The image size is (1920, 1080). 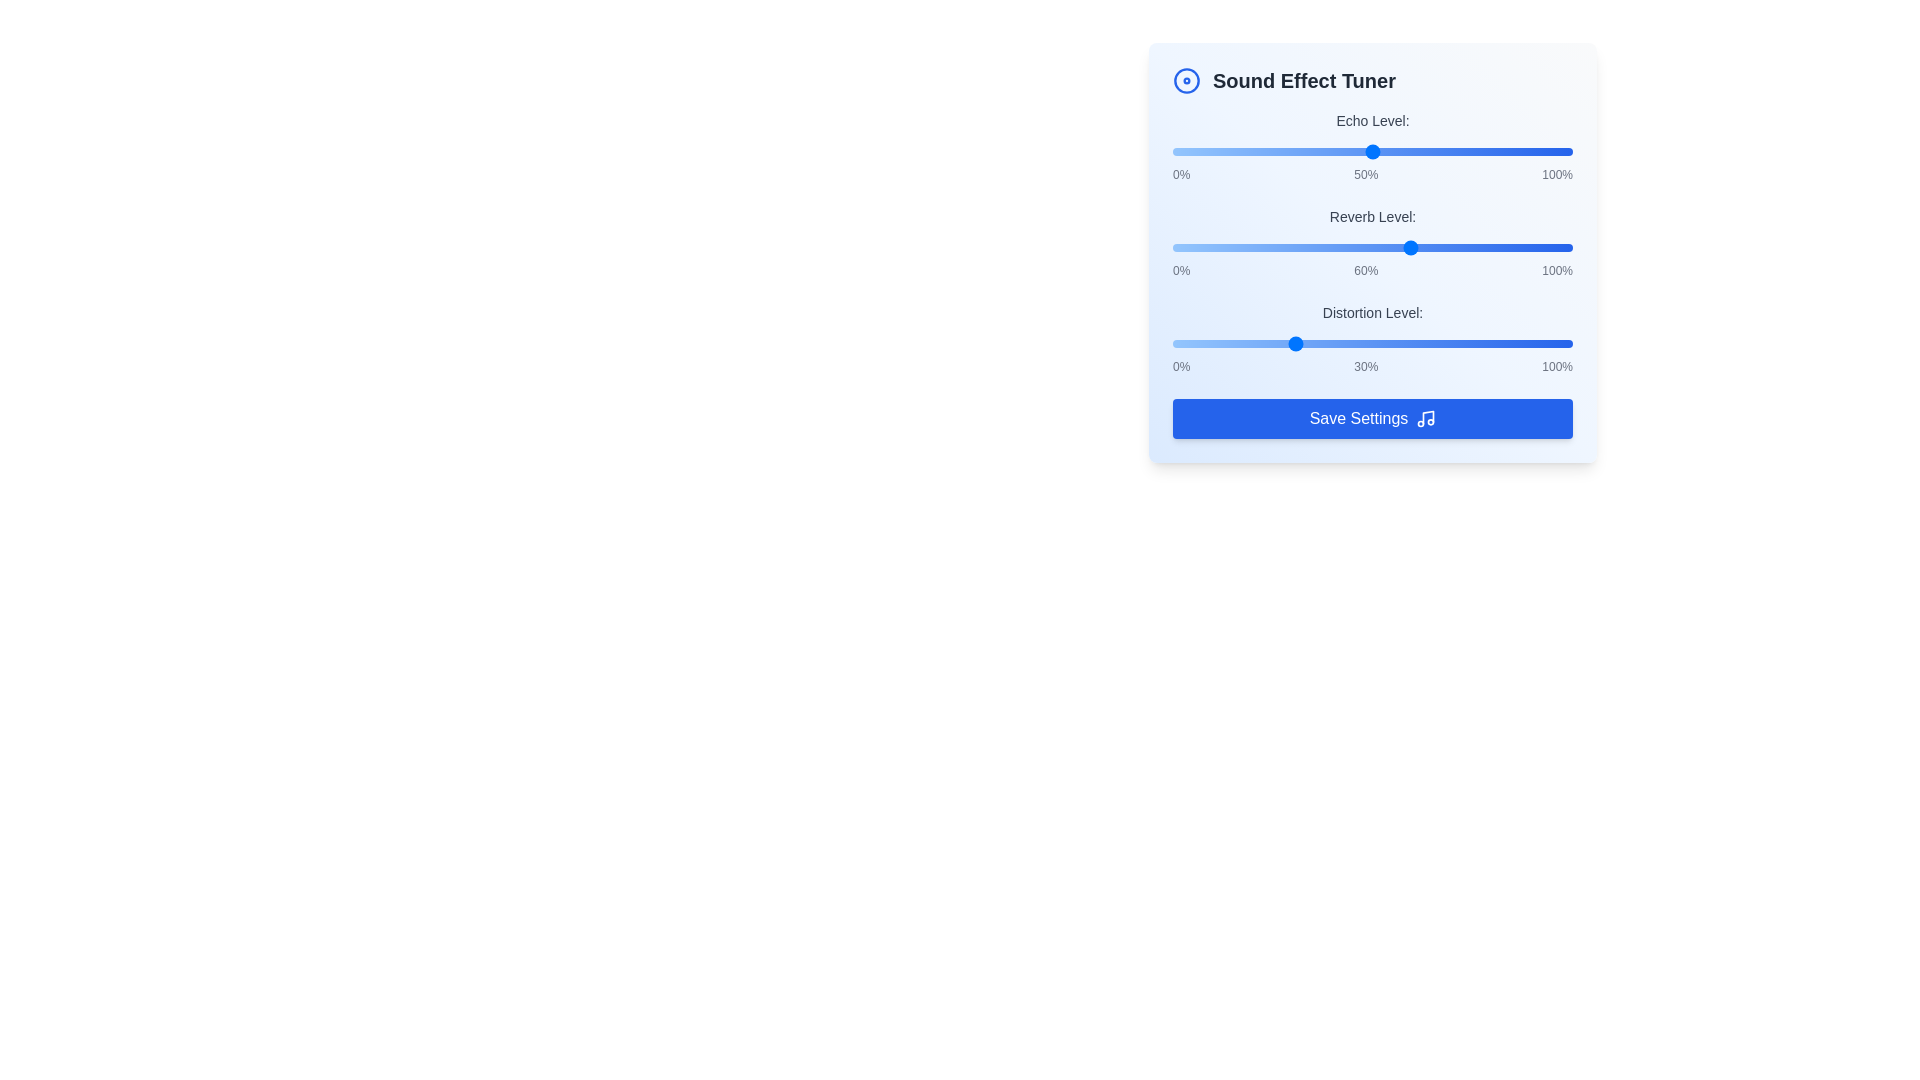 I want to click on the 'Distortion Level' slider to 14%, so click(x=1227, y=342).